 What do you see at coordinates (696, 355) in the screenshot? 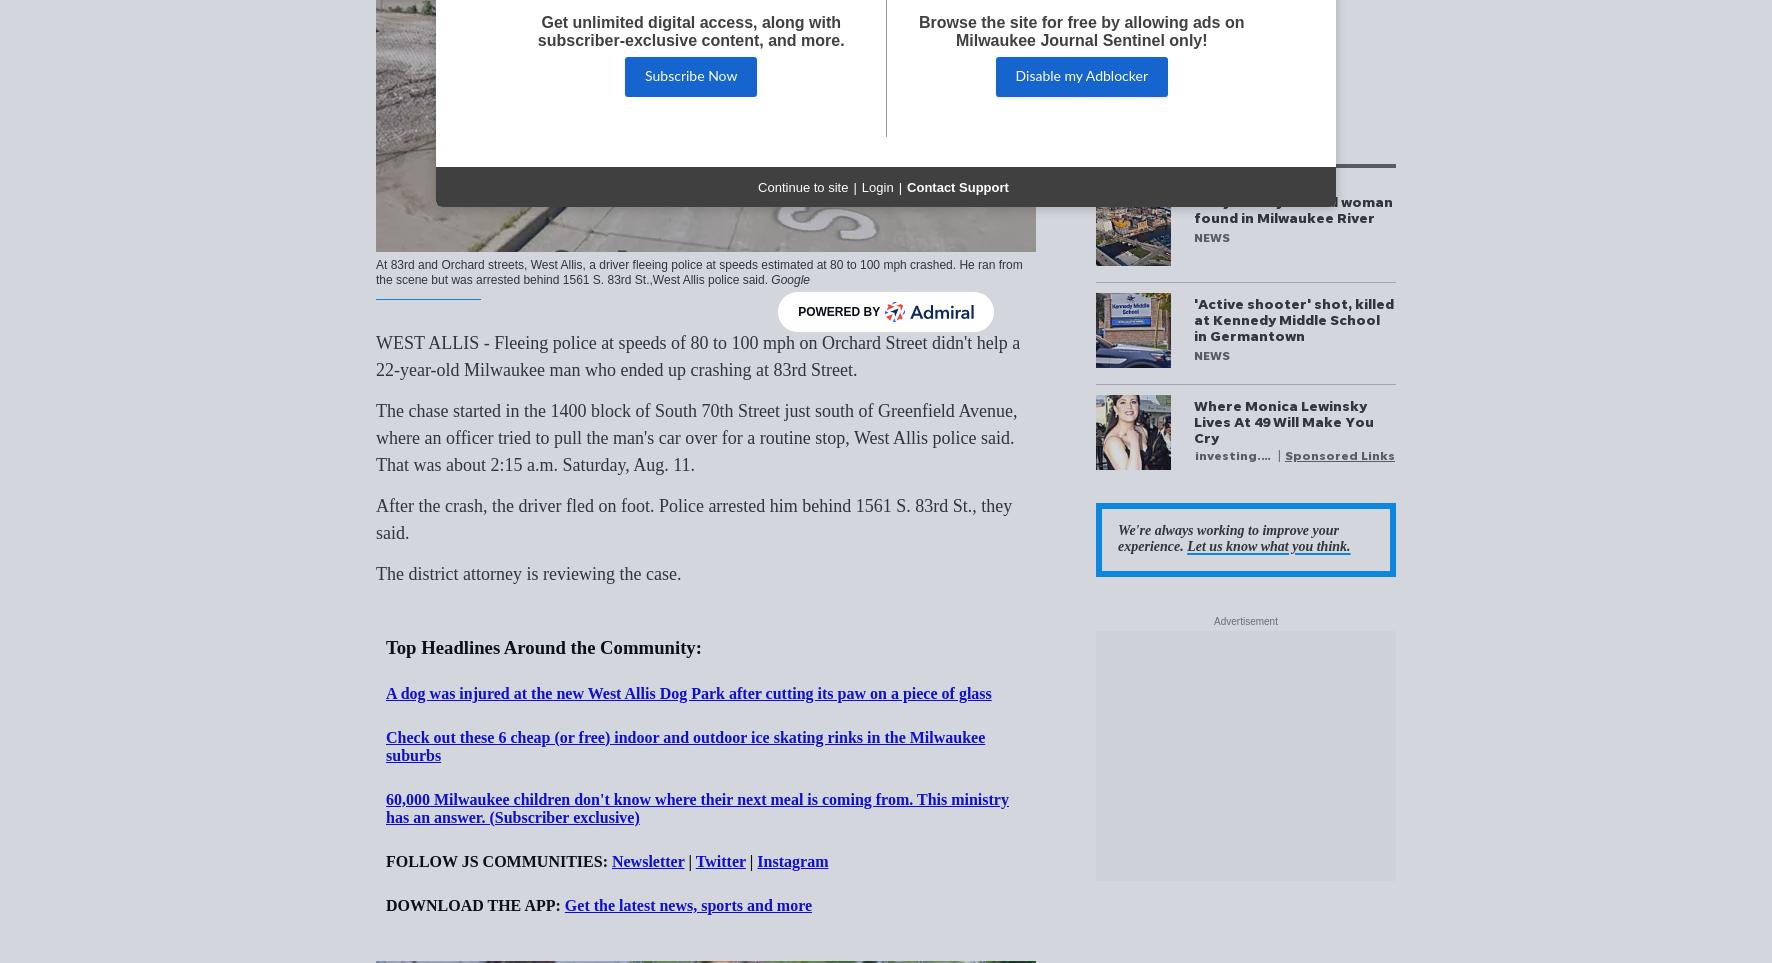
I see `'WEST ALLIS - Fleeing police at speeds of 80 to 100 mph on Orchard Street didn't help a 22-year-old Milwaukee man who ended up crashing at 83rd Street.'` at bounding box center [696, 355].